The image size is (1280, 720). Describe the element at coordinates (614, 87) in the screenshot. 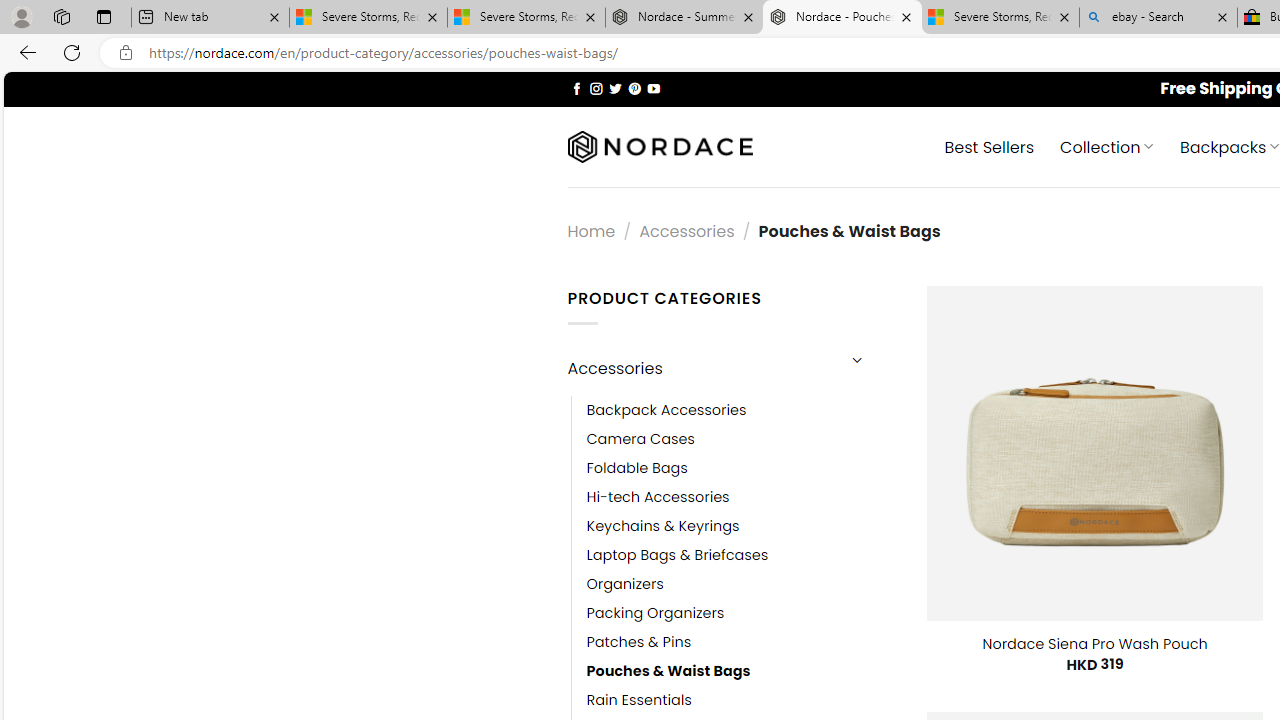

I see `'Follow on Twitter'` at that location.